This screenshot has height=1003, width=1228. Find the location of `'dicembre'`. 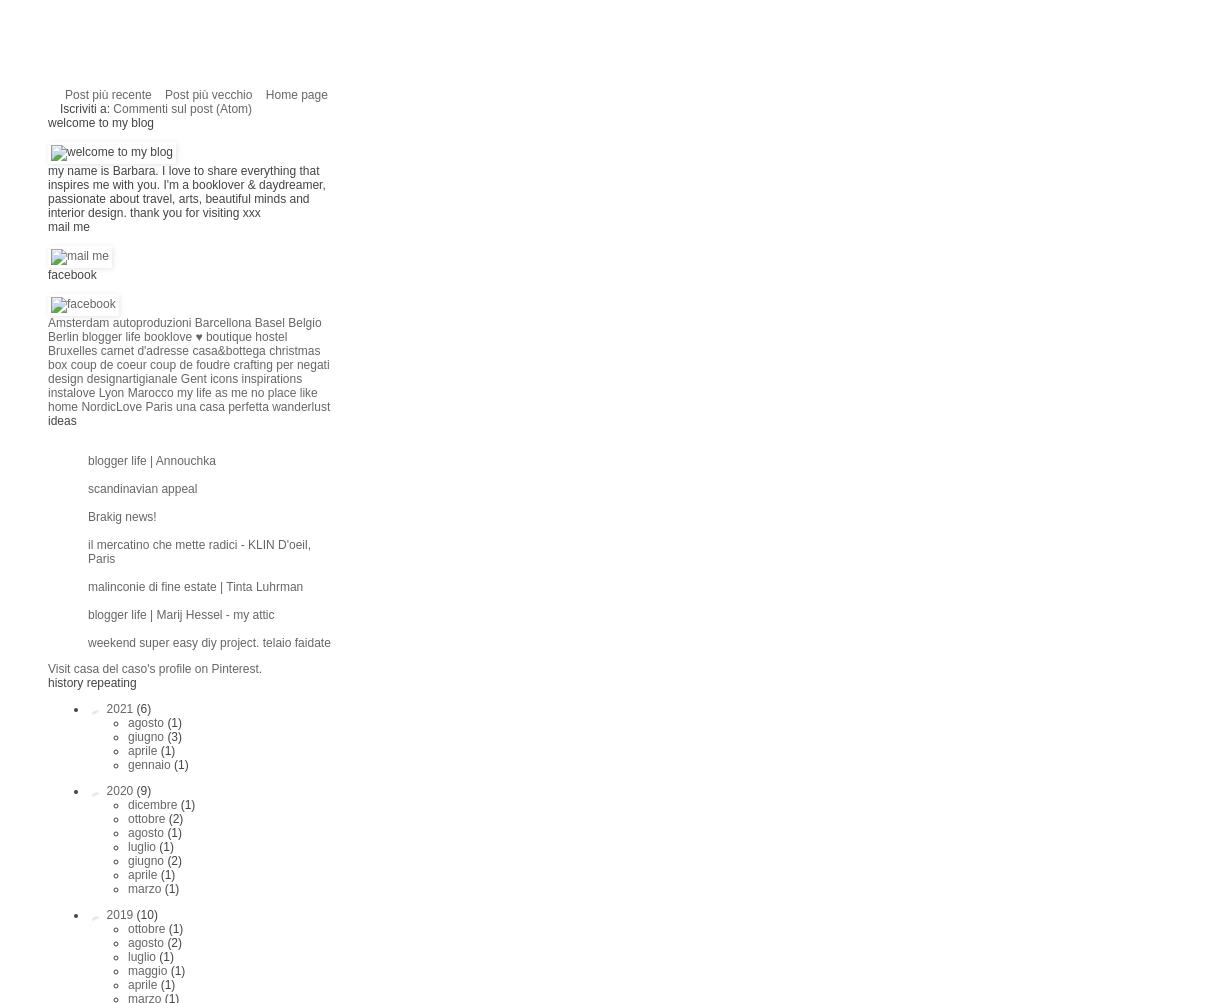

'dicembre' is located at coordinates (127, 804).